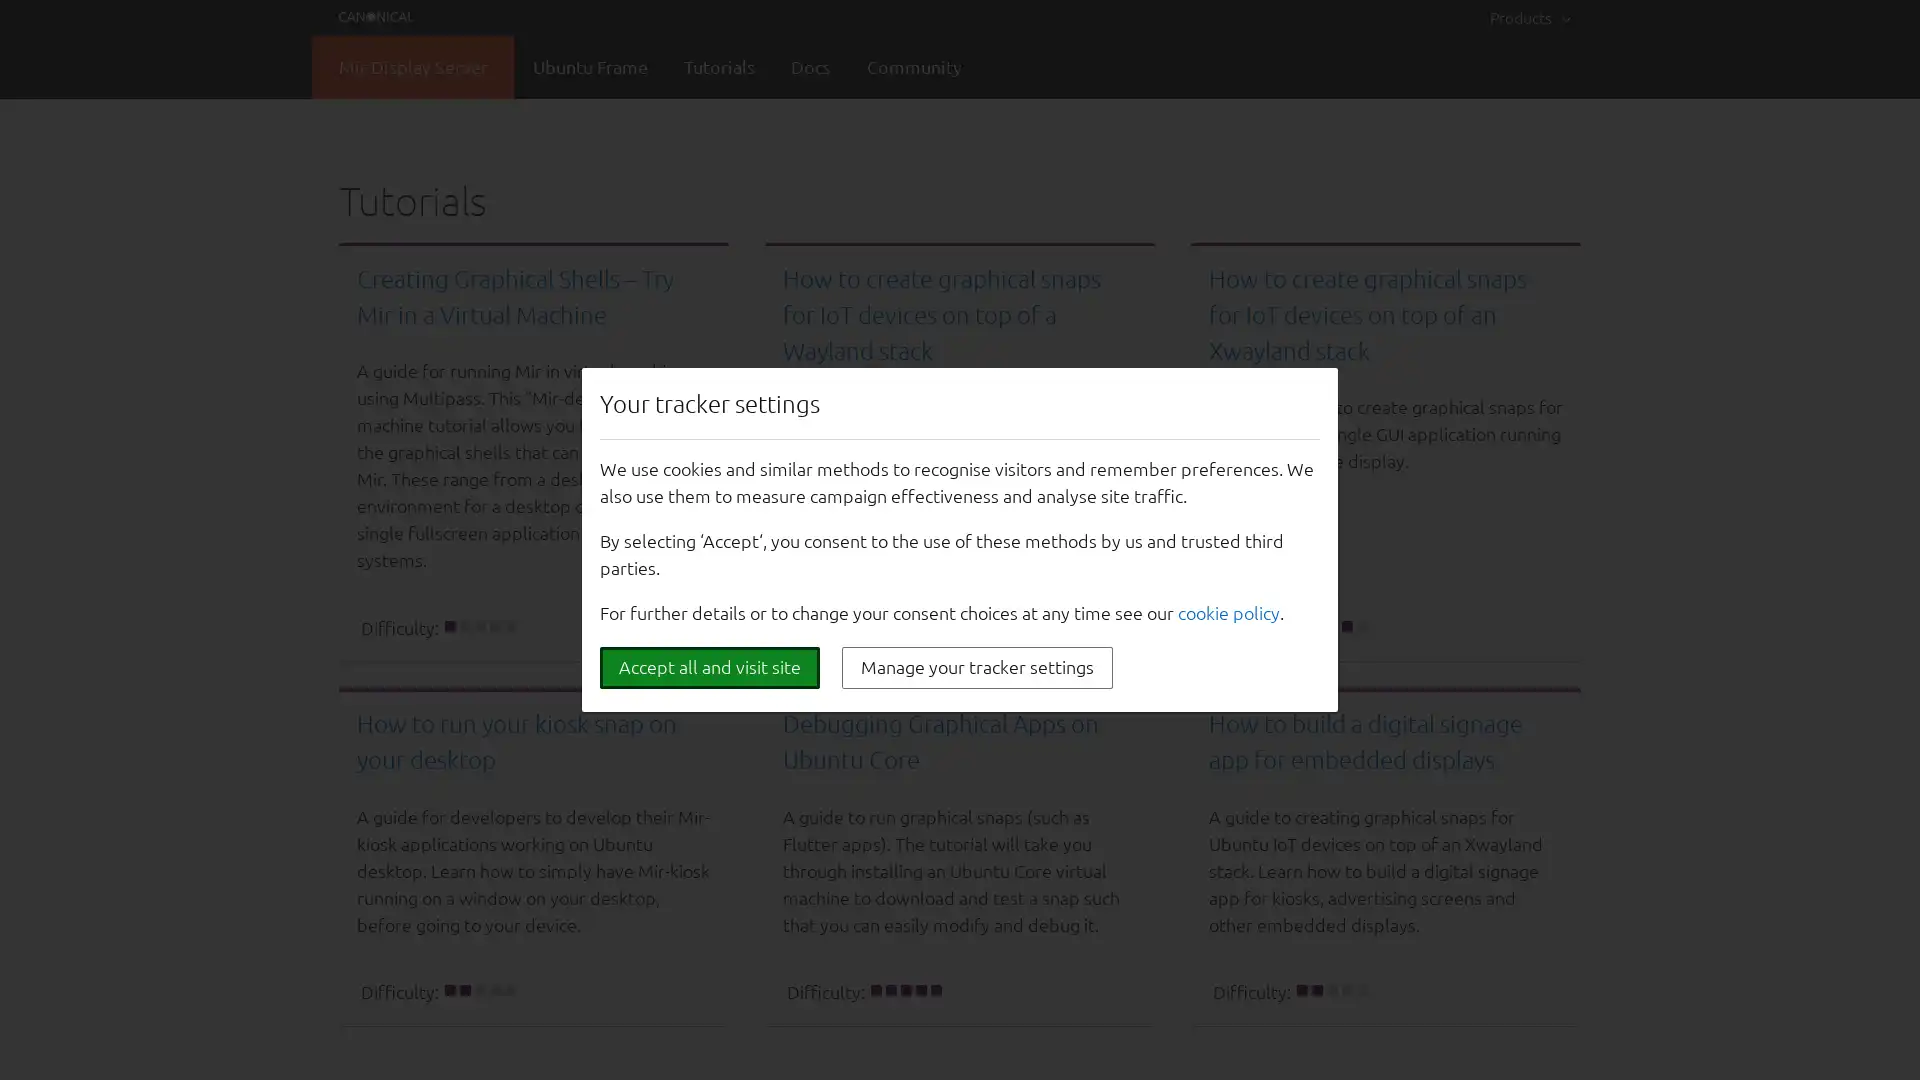 This screenshot has height=1080, width=1920. I want to click on Manage your tracker settings, so click(977, 667).